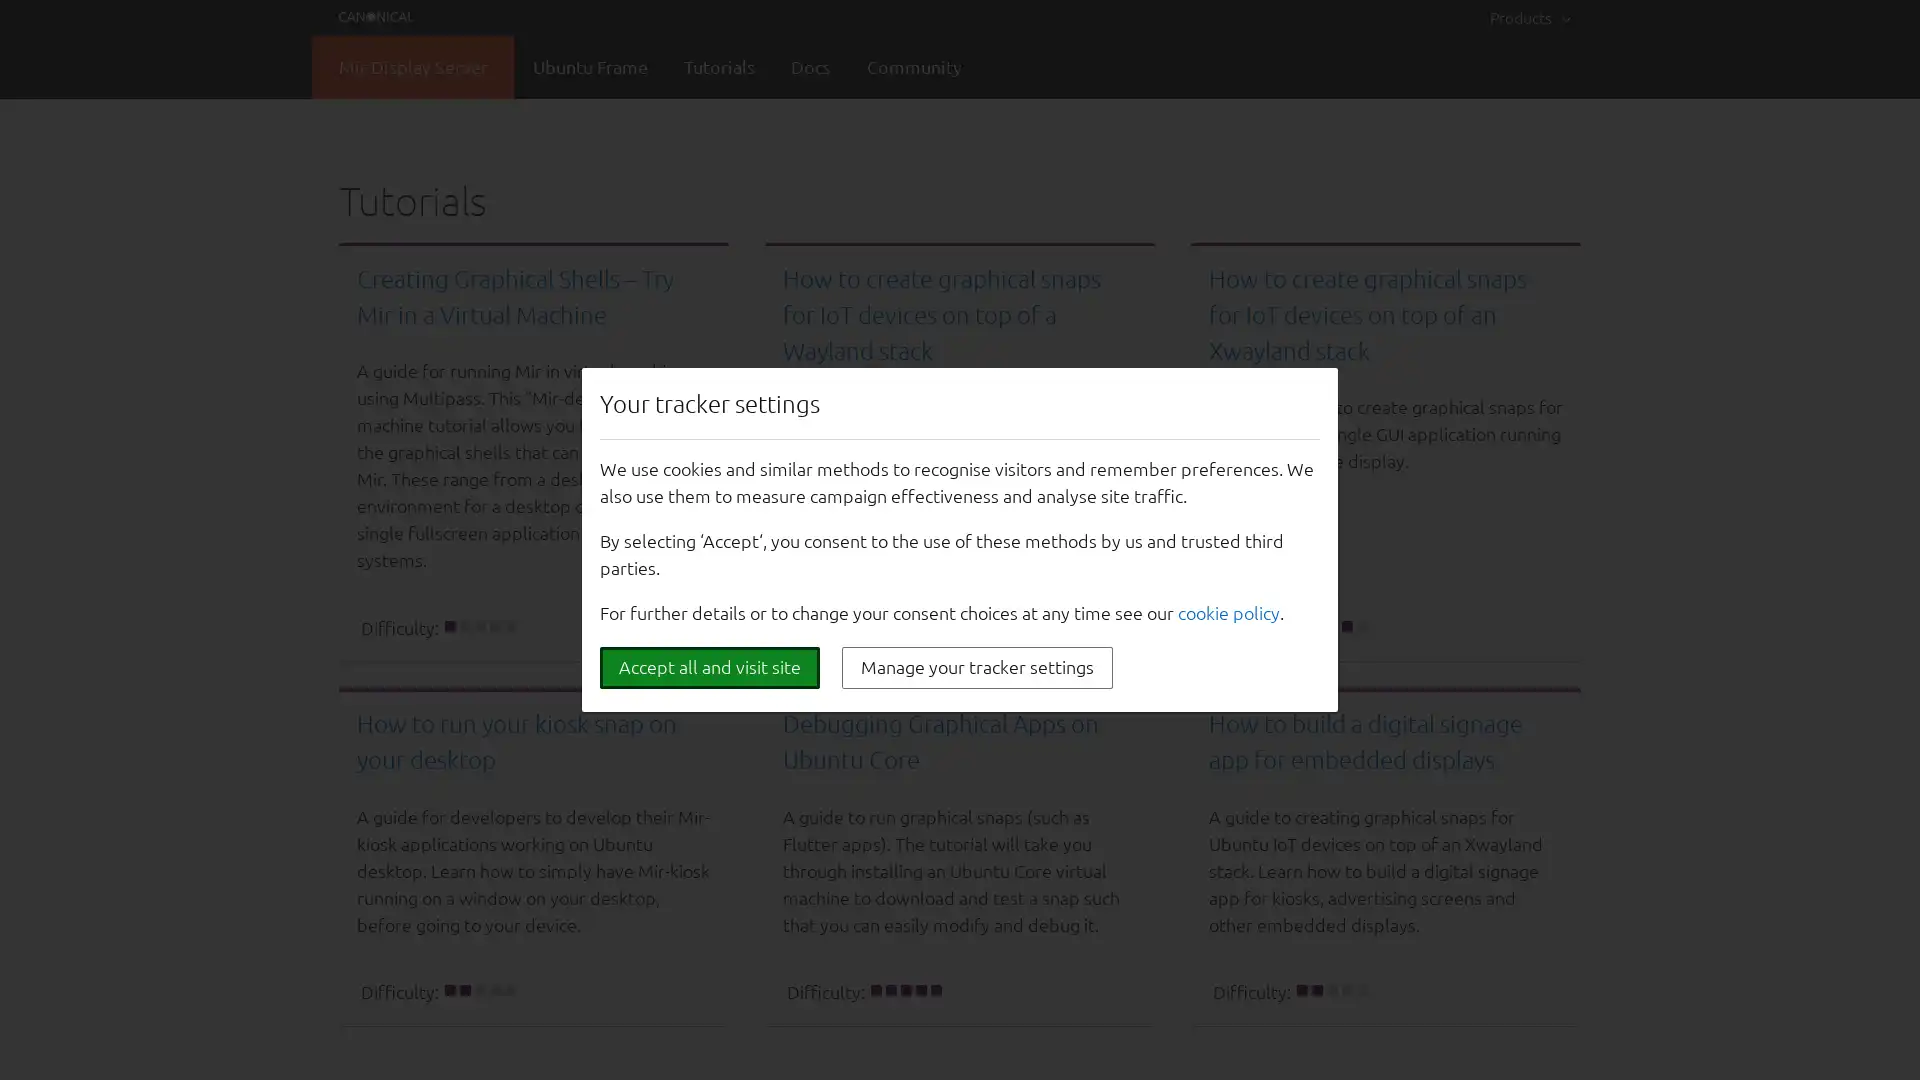 This screenshot has height=1080, width=1920. I want to click on Manage your tracker settings, so click(977, 667).